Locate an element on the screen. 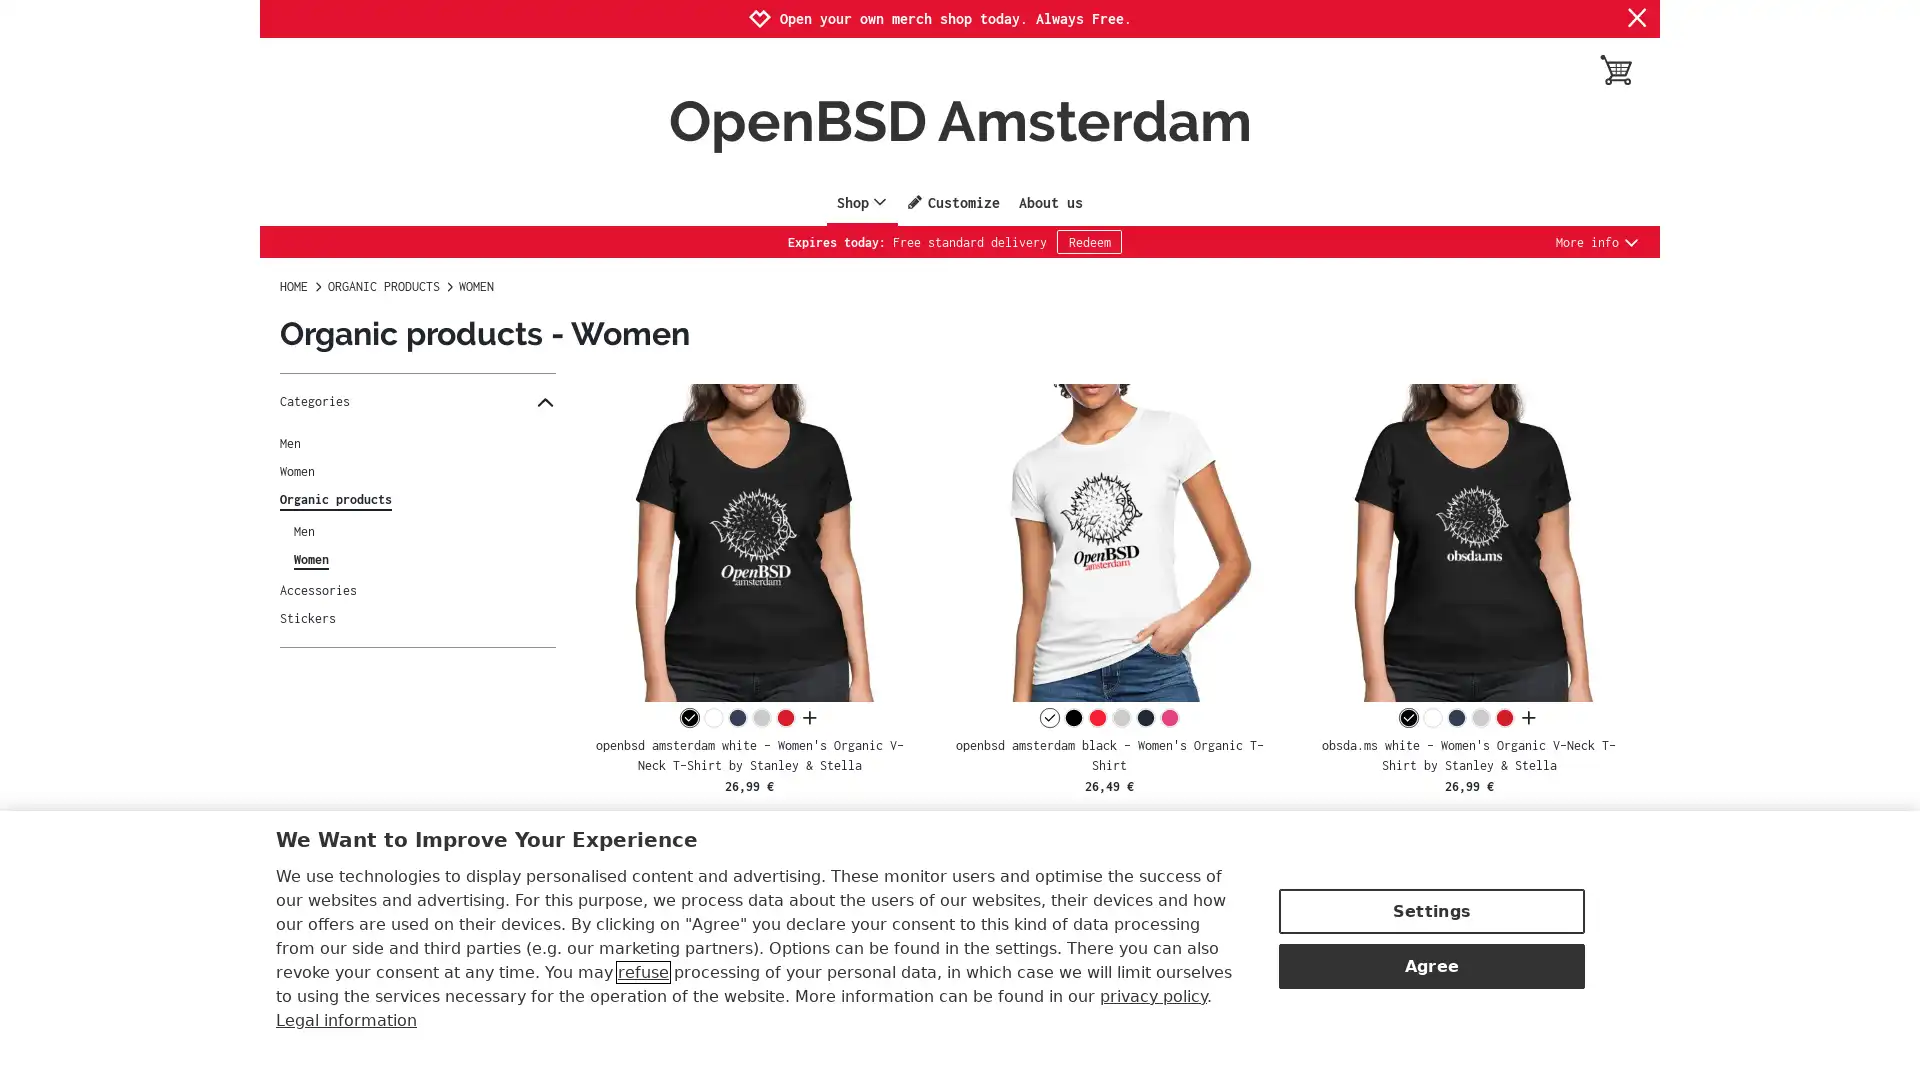 The width and height of the screenshot is (1920, 1080). More info is located at coordinates (1597, 241).